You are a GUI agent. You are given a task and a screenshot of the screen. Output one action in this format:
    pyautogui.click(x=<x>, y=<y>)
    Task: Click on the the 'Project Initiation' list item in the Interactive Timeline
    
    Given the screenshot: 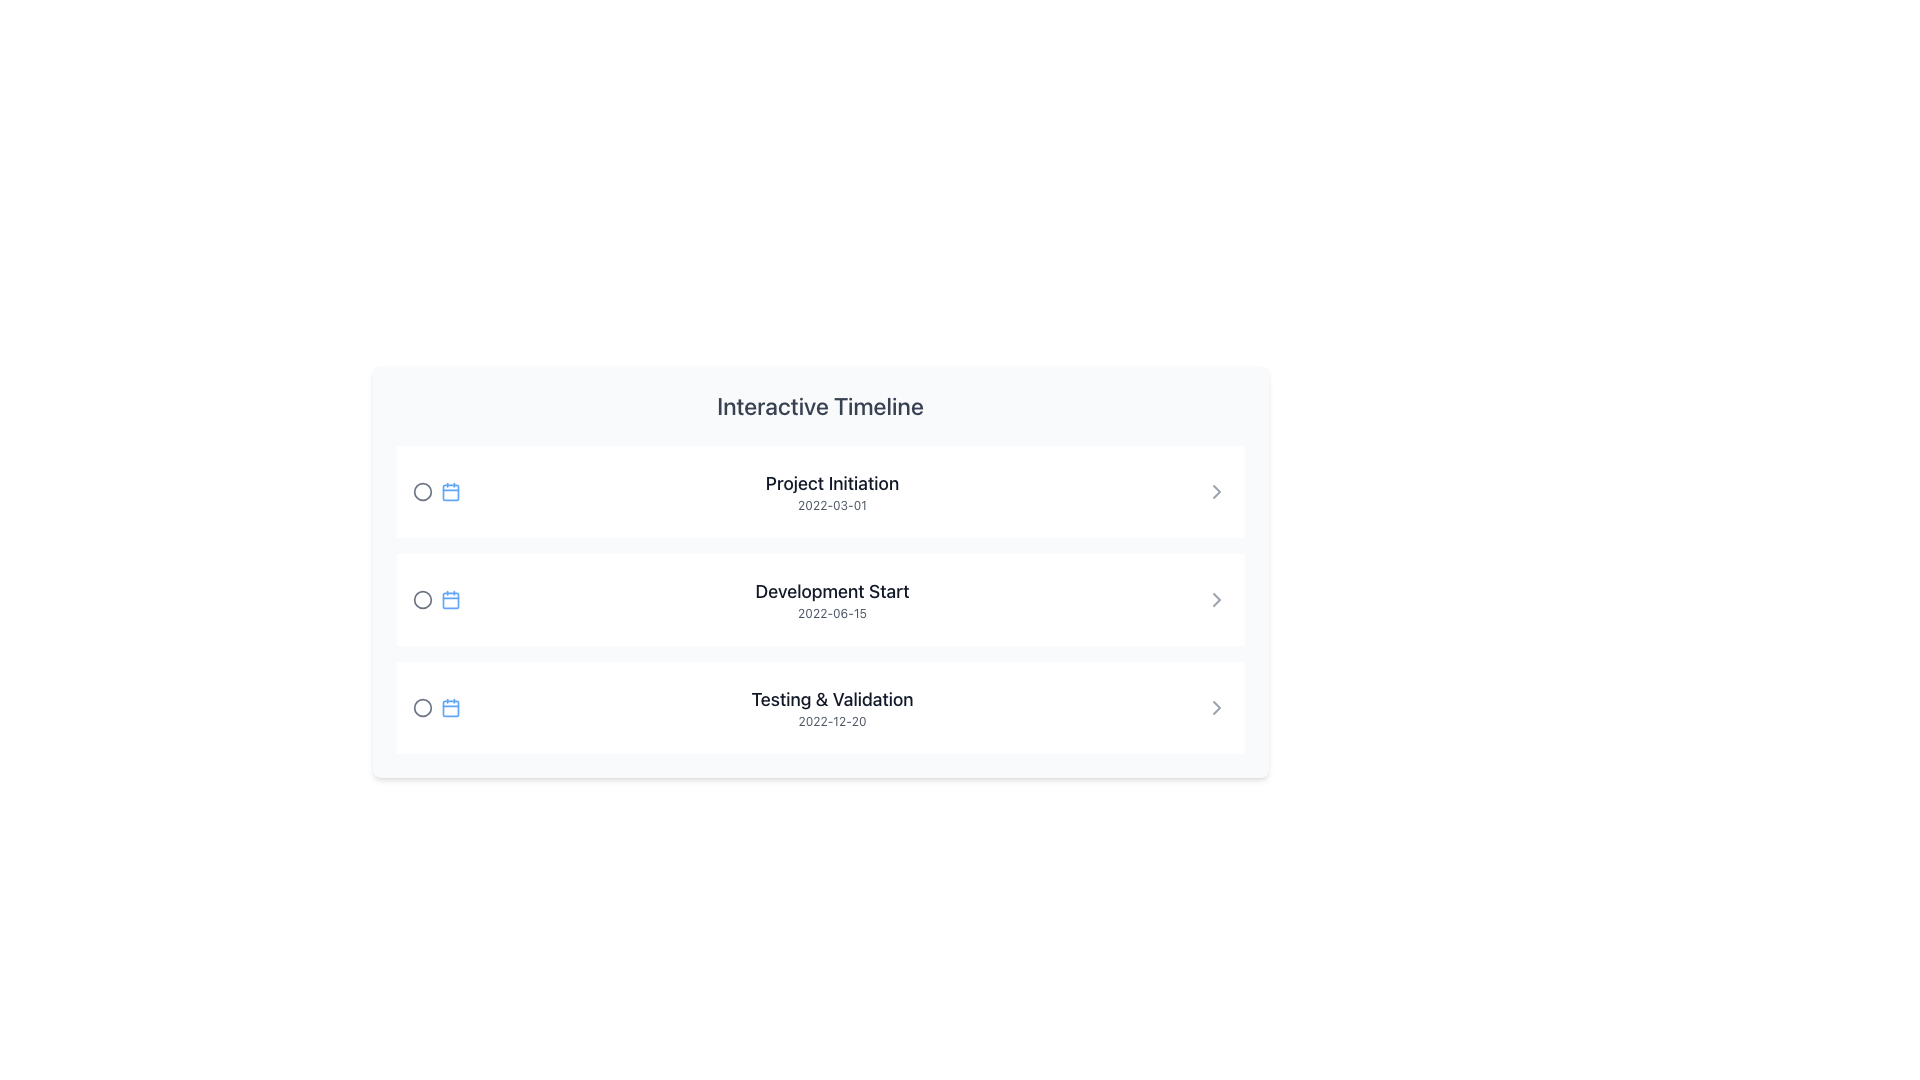 What is the action you would take?
    pyautogui.click(x=820, y=492)
    